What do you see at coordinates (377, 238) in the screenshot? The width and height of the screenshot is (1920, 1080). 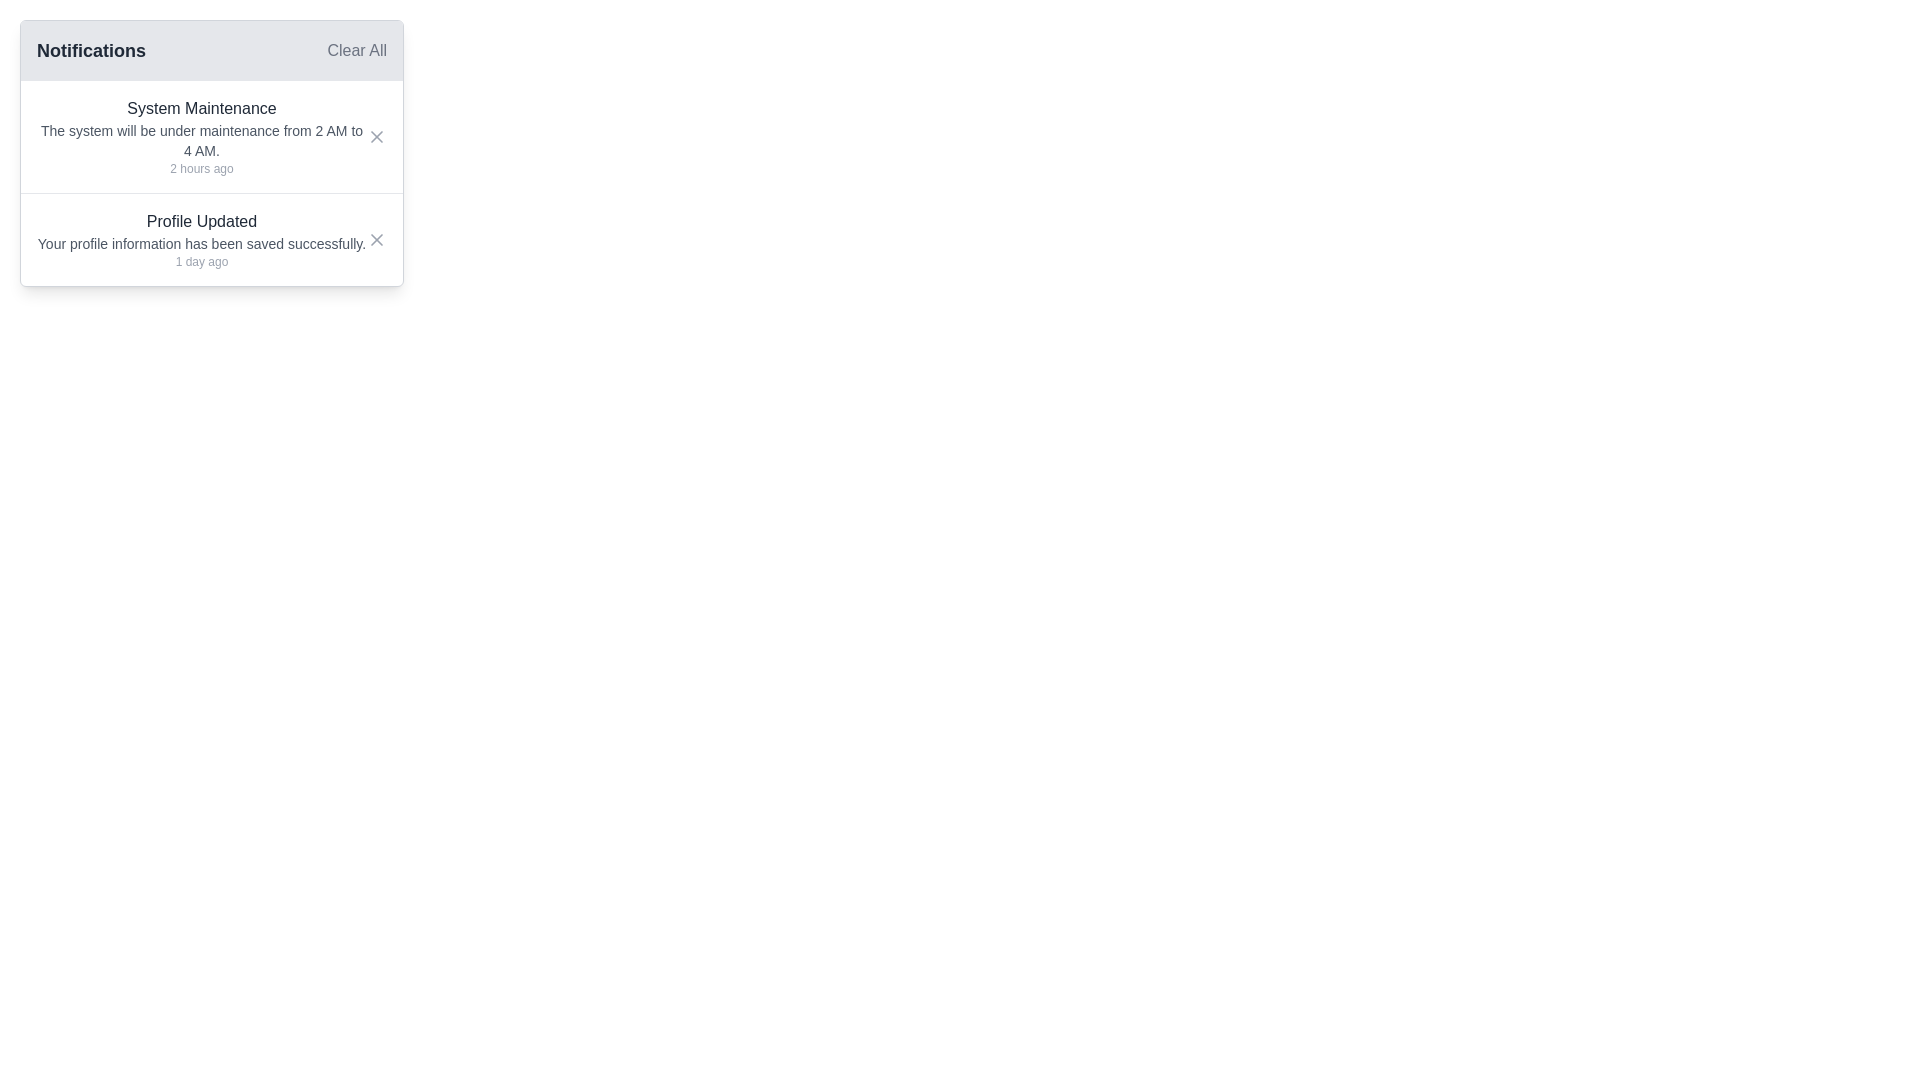 I see `the dismiss button represented by a black 'X' mark located in the second notification item of the notification panel` at bounding box center [377, 238].